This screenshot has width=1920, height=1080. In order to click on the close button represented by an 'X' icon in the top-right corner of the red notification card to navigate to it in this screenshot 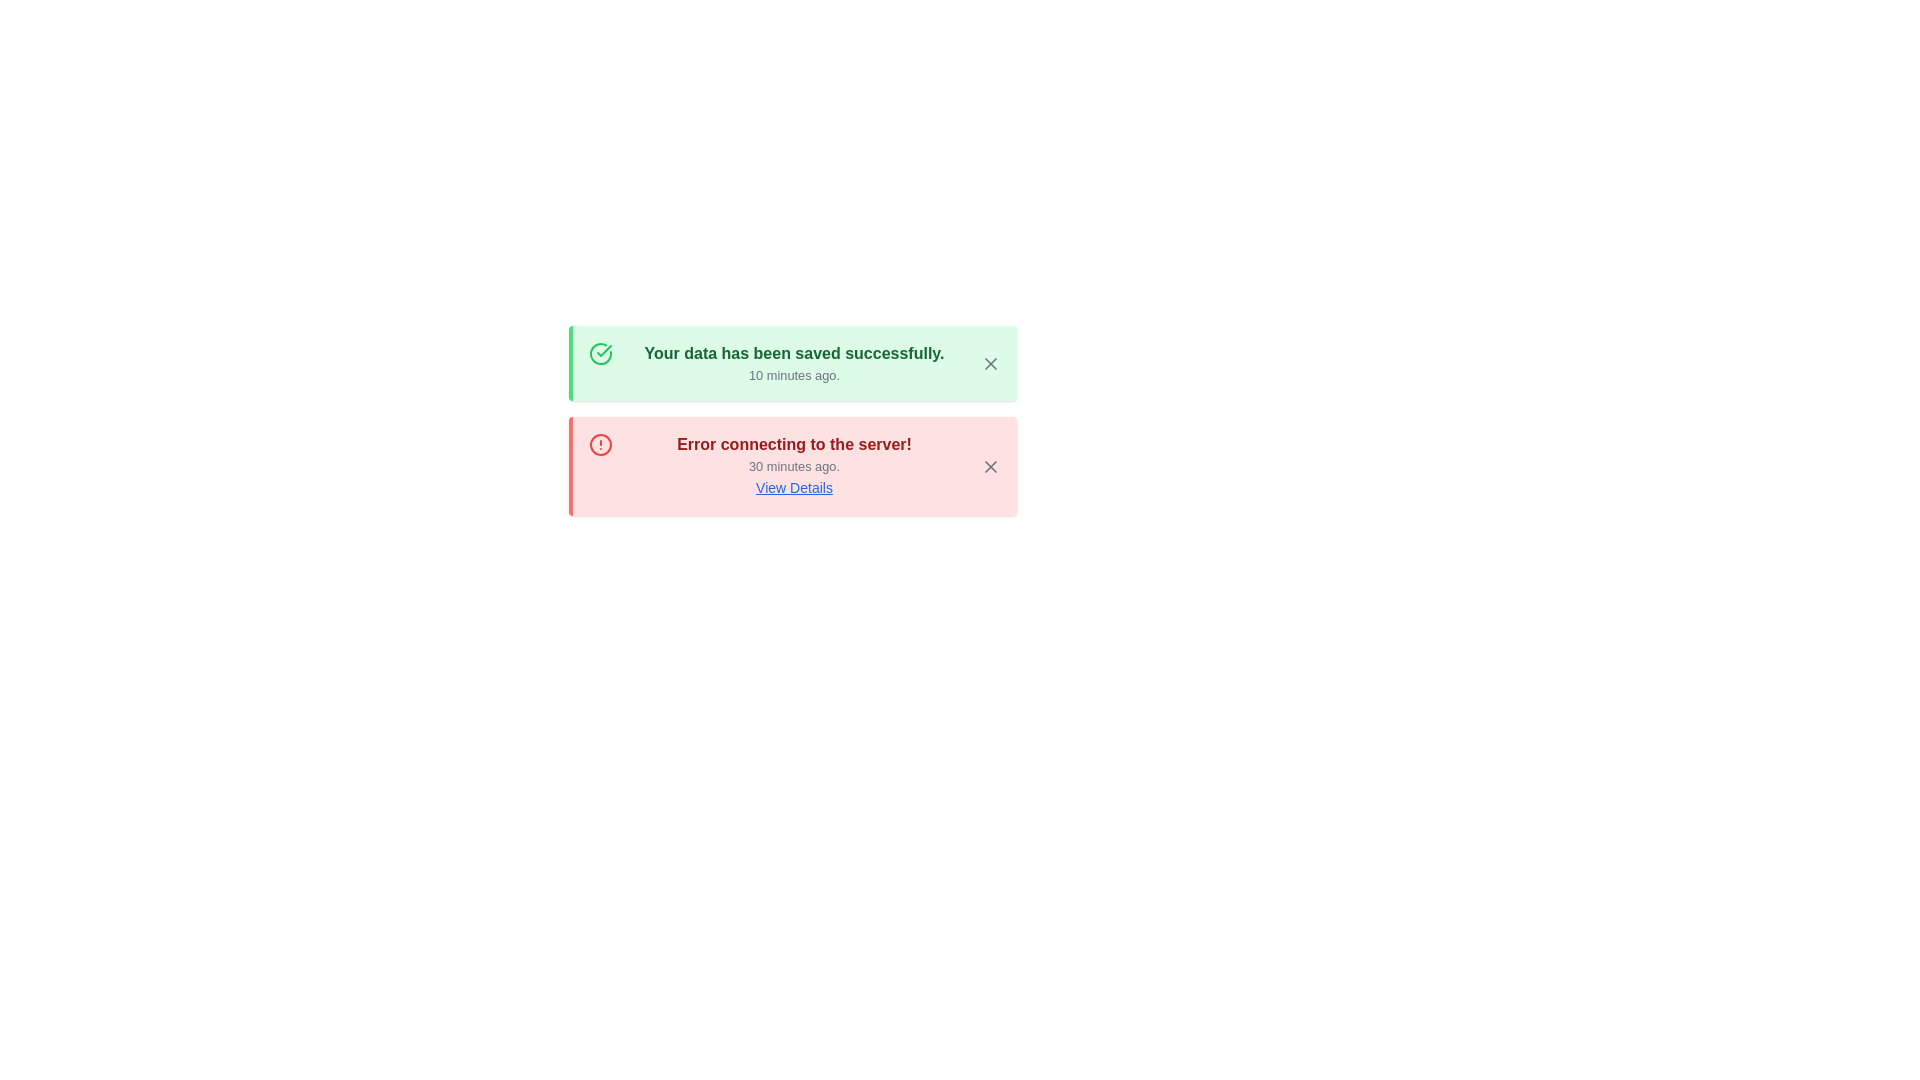, I will do `click(990, 466)`.